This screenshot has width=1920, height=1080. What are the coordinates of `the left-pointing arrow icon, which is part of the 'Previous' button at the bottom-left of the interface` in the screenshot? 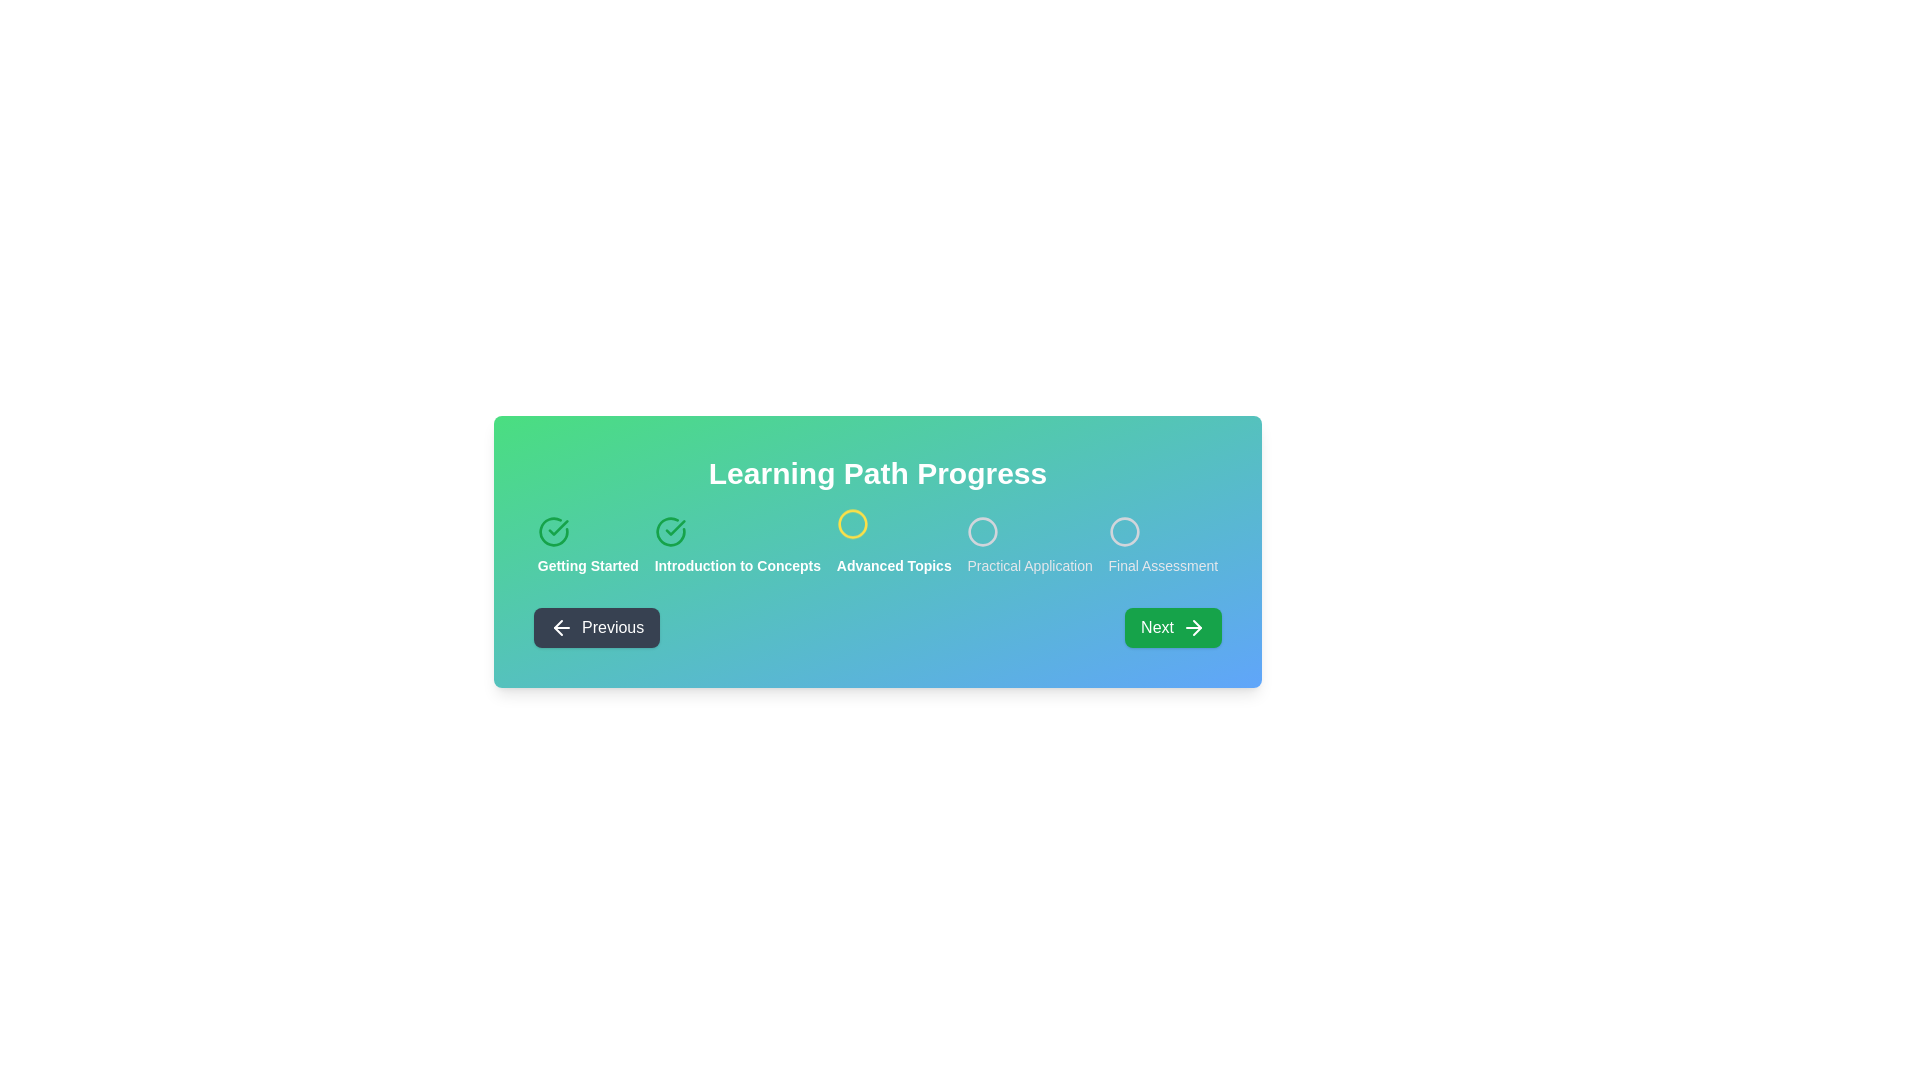 It's located at (558, 627).